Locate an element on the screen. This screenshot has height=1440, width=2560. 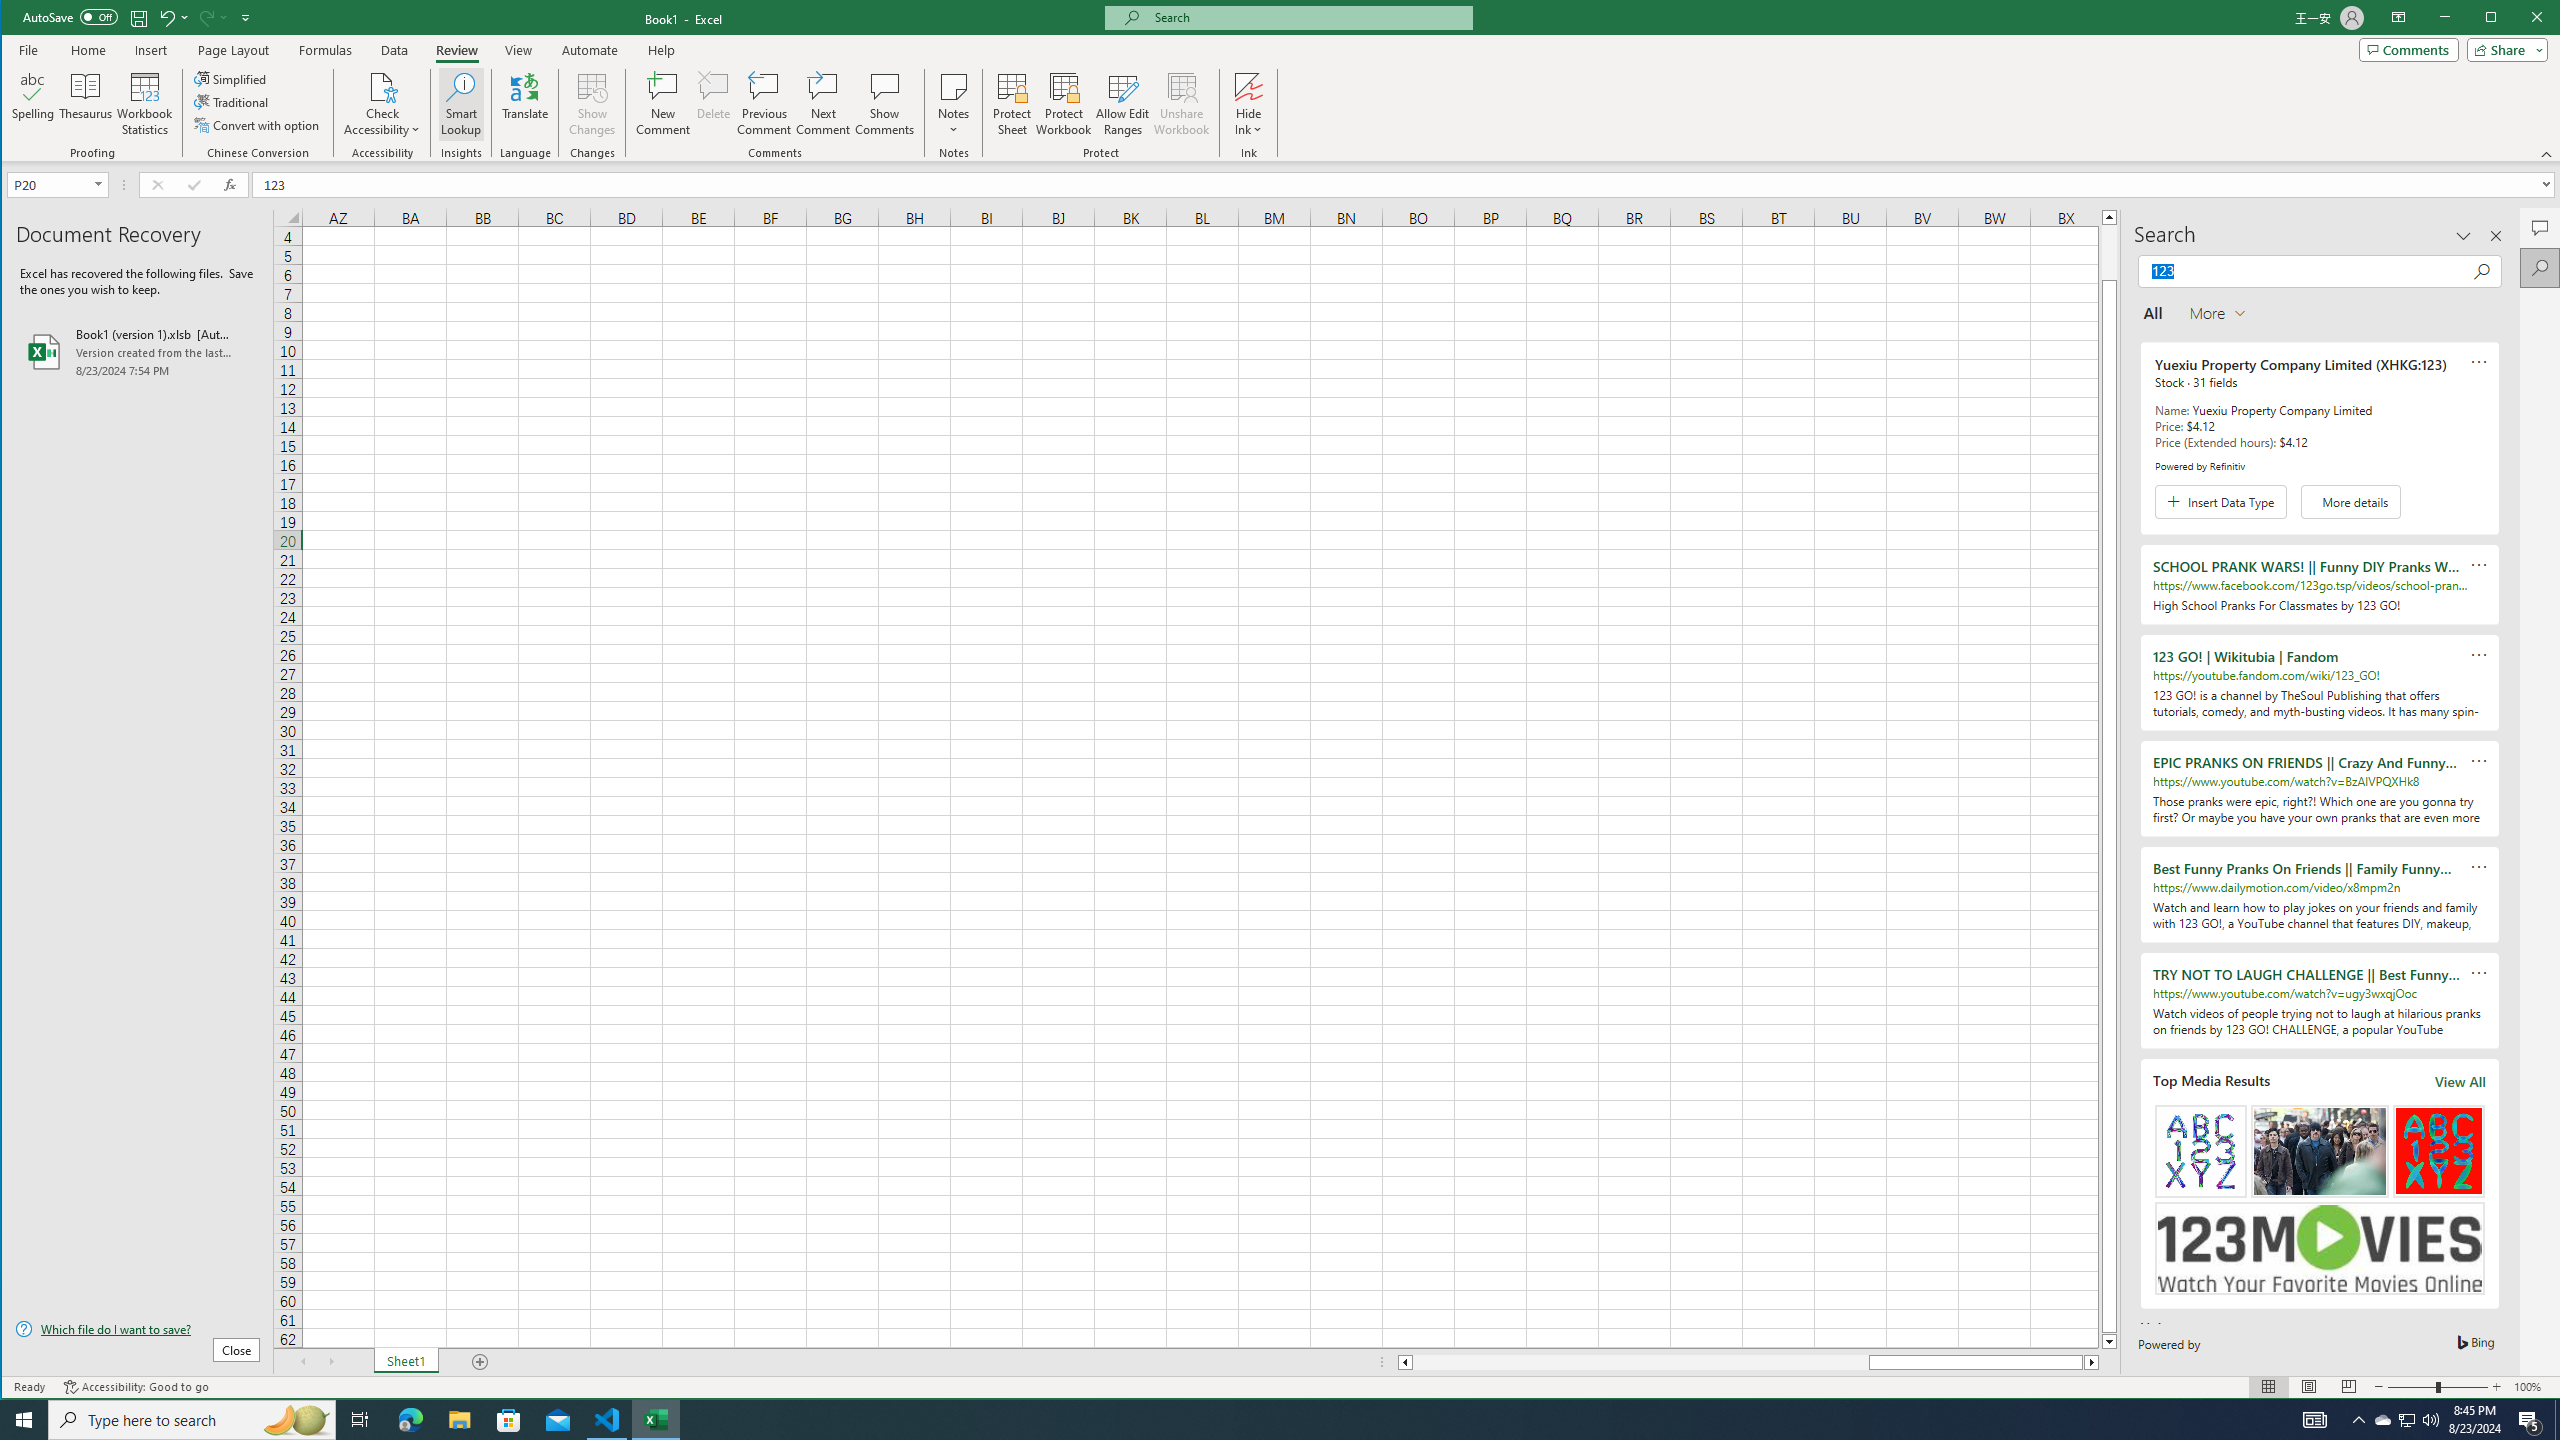
'Next Comment' is located at coordinates (823, 103).